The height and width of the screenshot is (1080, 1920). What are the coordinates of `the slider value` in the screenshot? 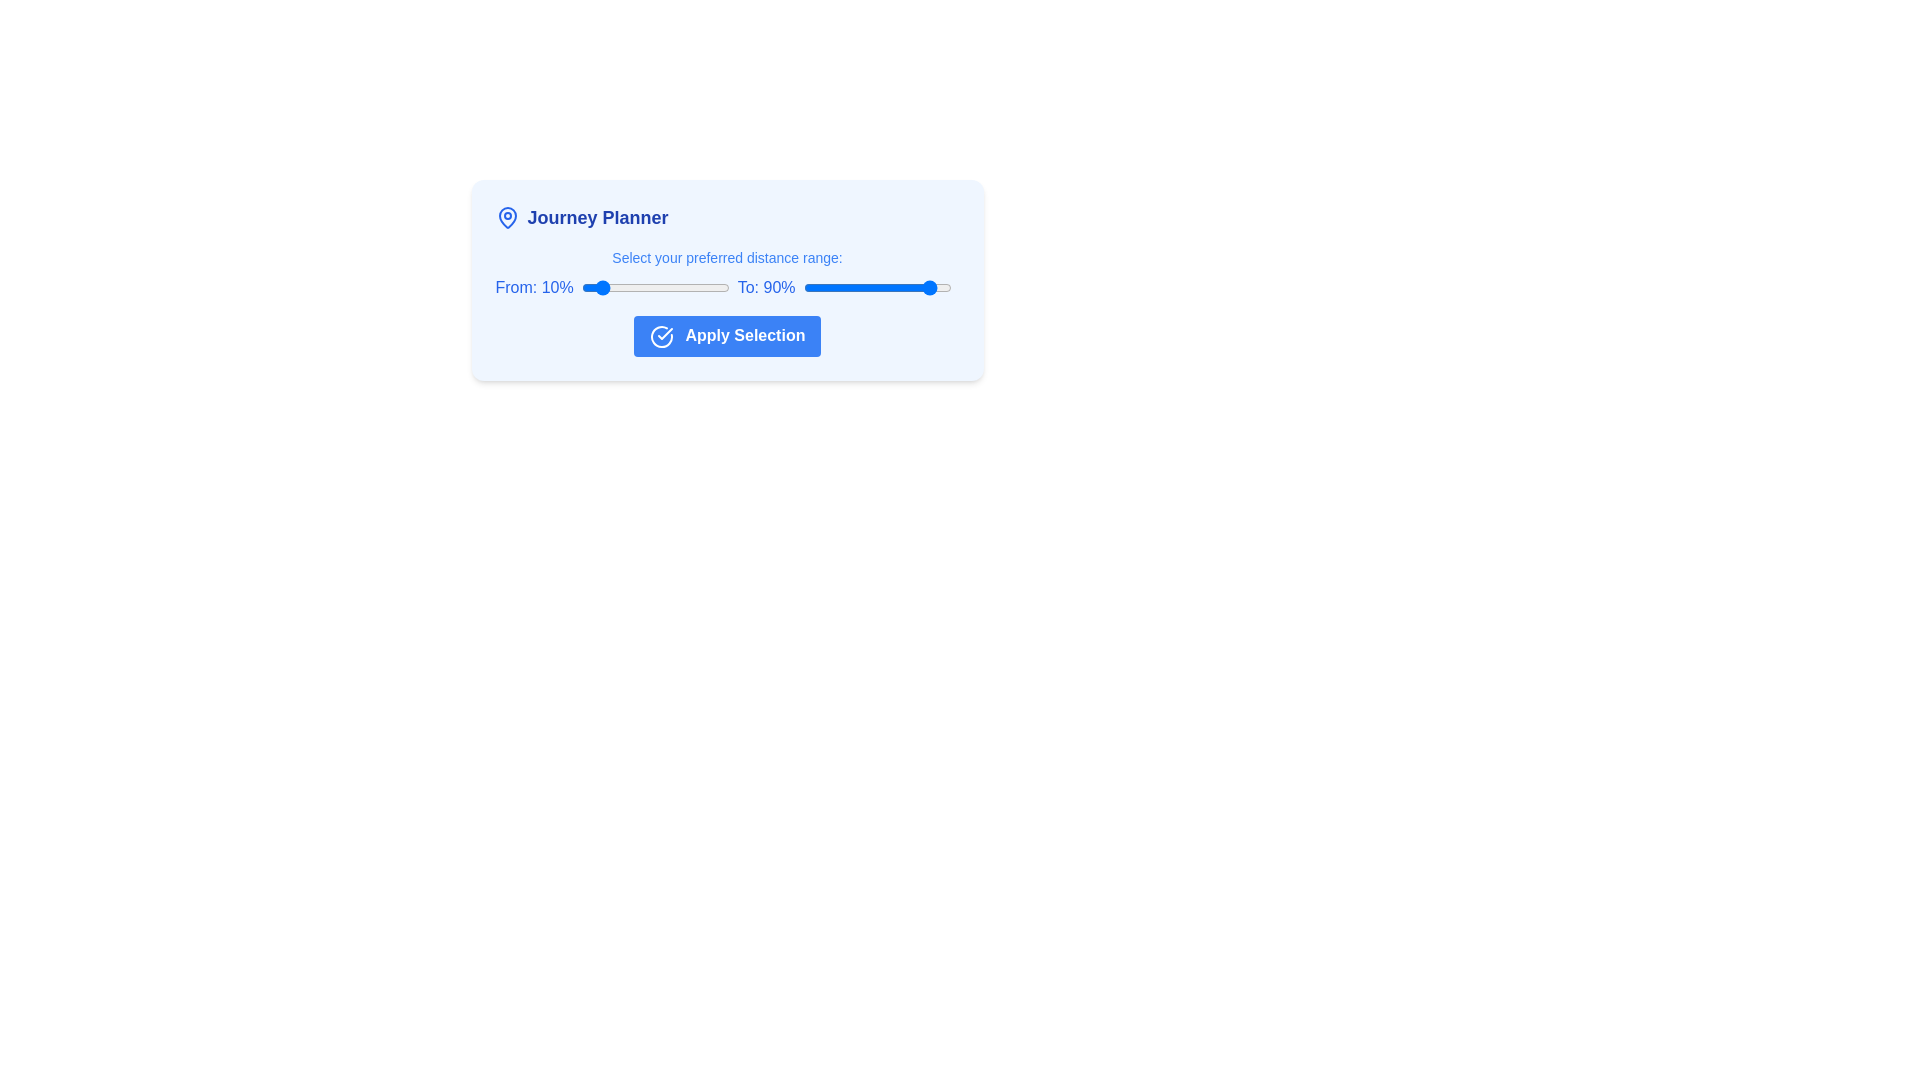 It's located at (925, 288).